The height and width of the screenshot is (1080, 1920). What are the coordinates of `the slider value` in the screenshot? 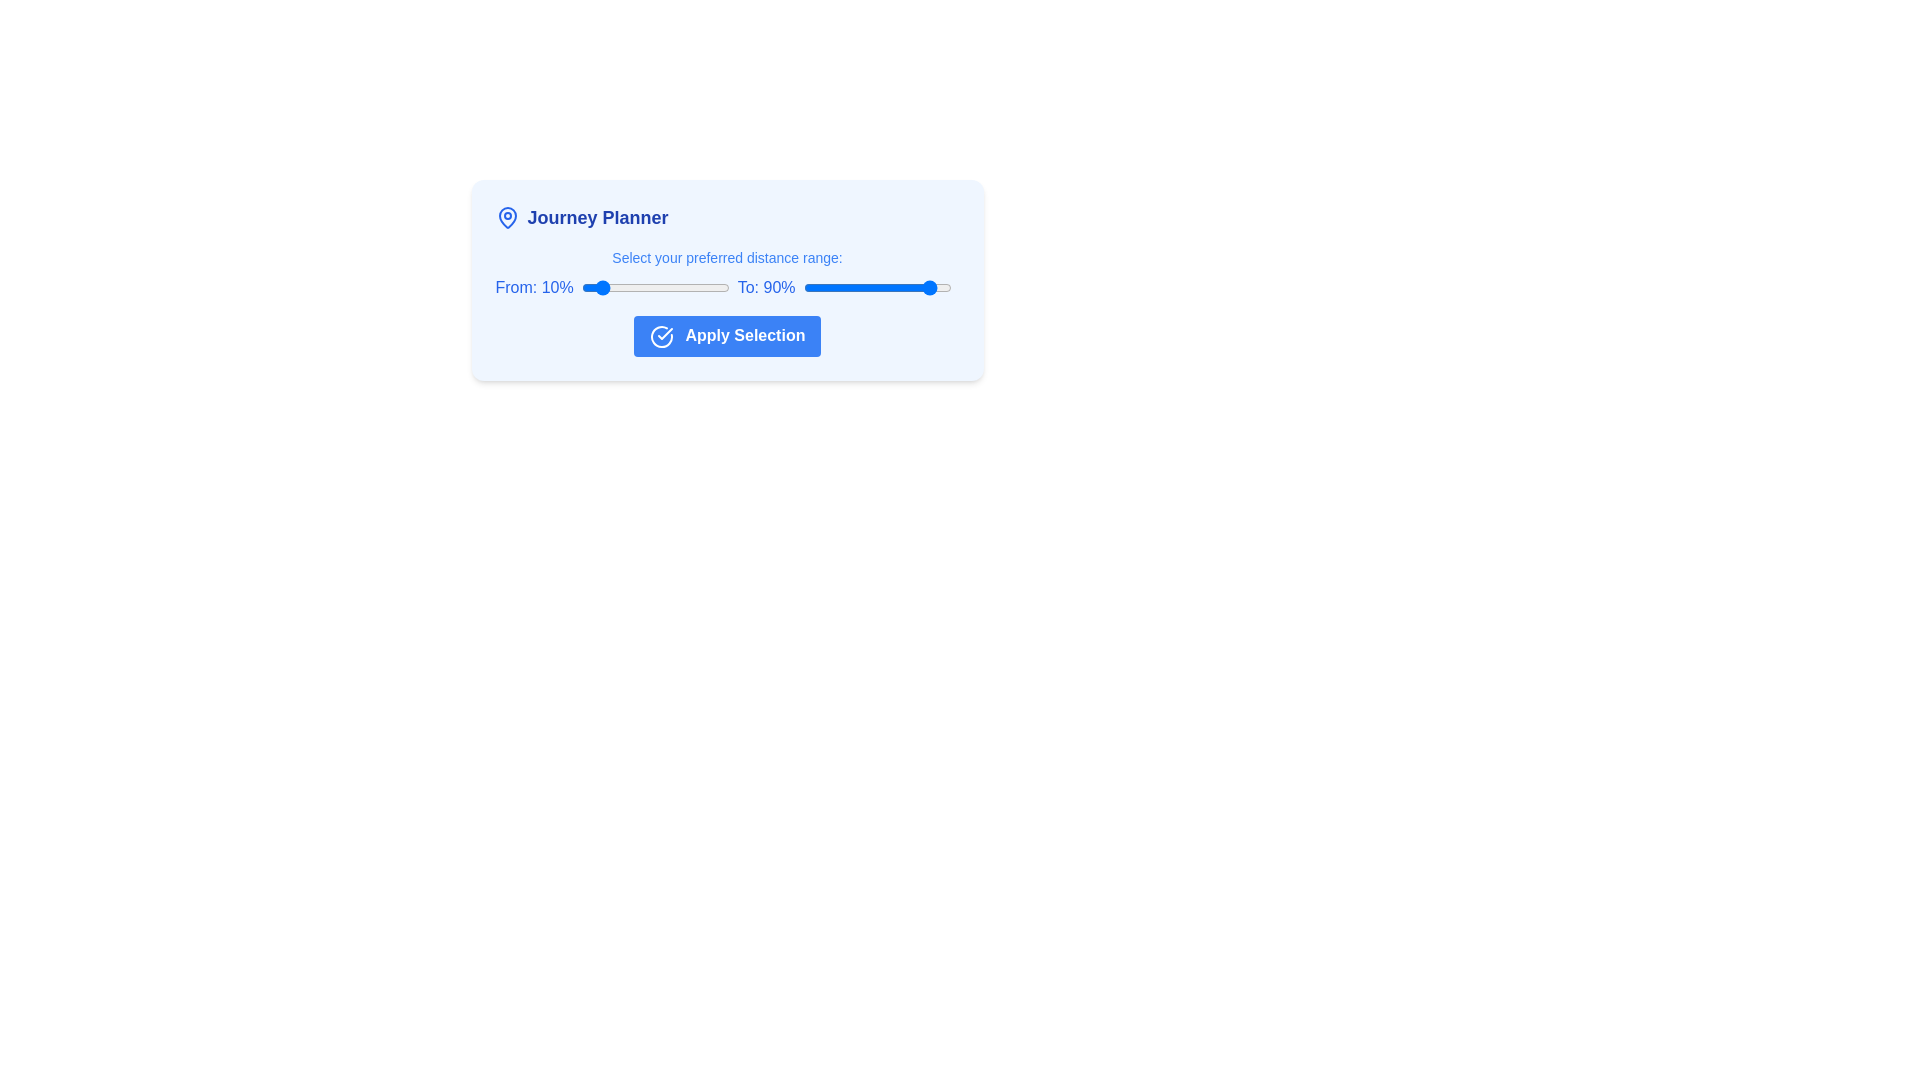 It's located at (925, 288).